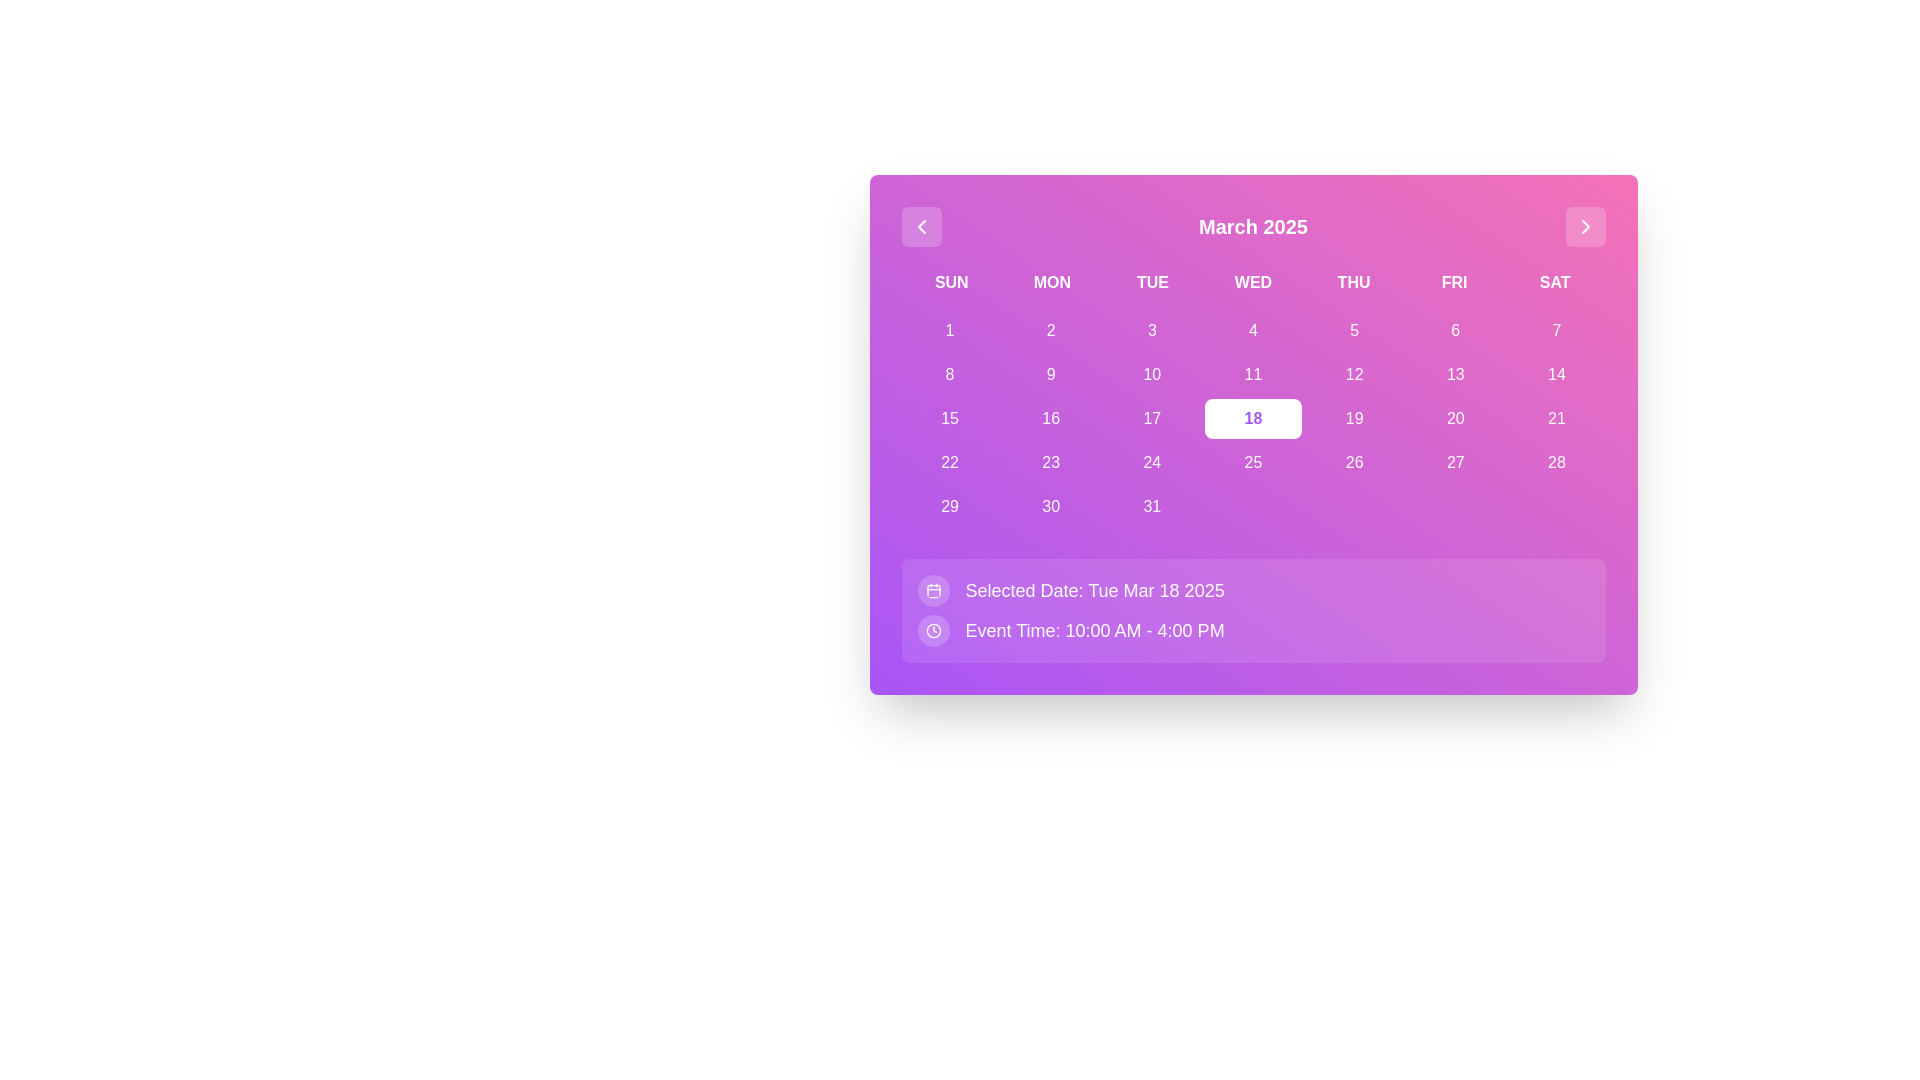 The image size is (1920, 1080). Describe the element at coordinates (920, 226) in the screenshot. I see `the left-pointing chevron icon (class 'lucide-chevron-left') in the top-left corner of the calendar interface` at that location.